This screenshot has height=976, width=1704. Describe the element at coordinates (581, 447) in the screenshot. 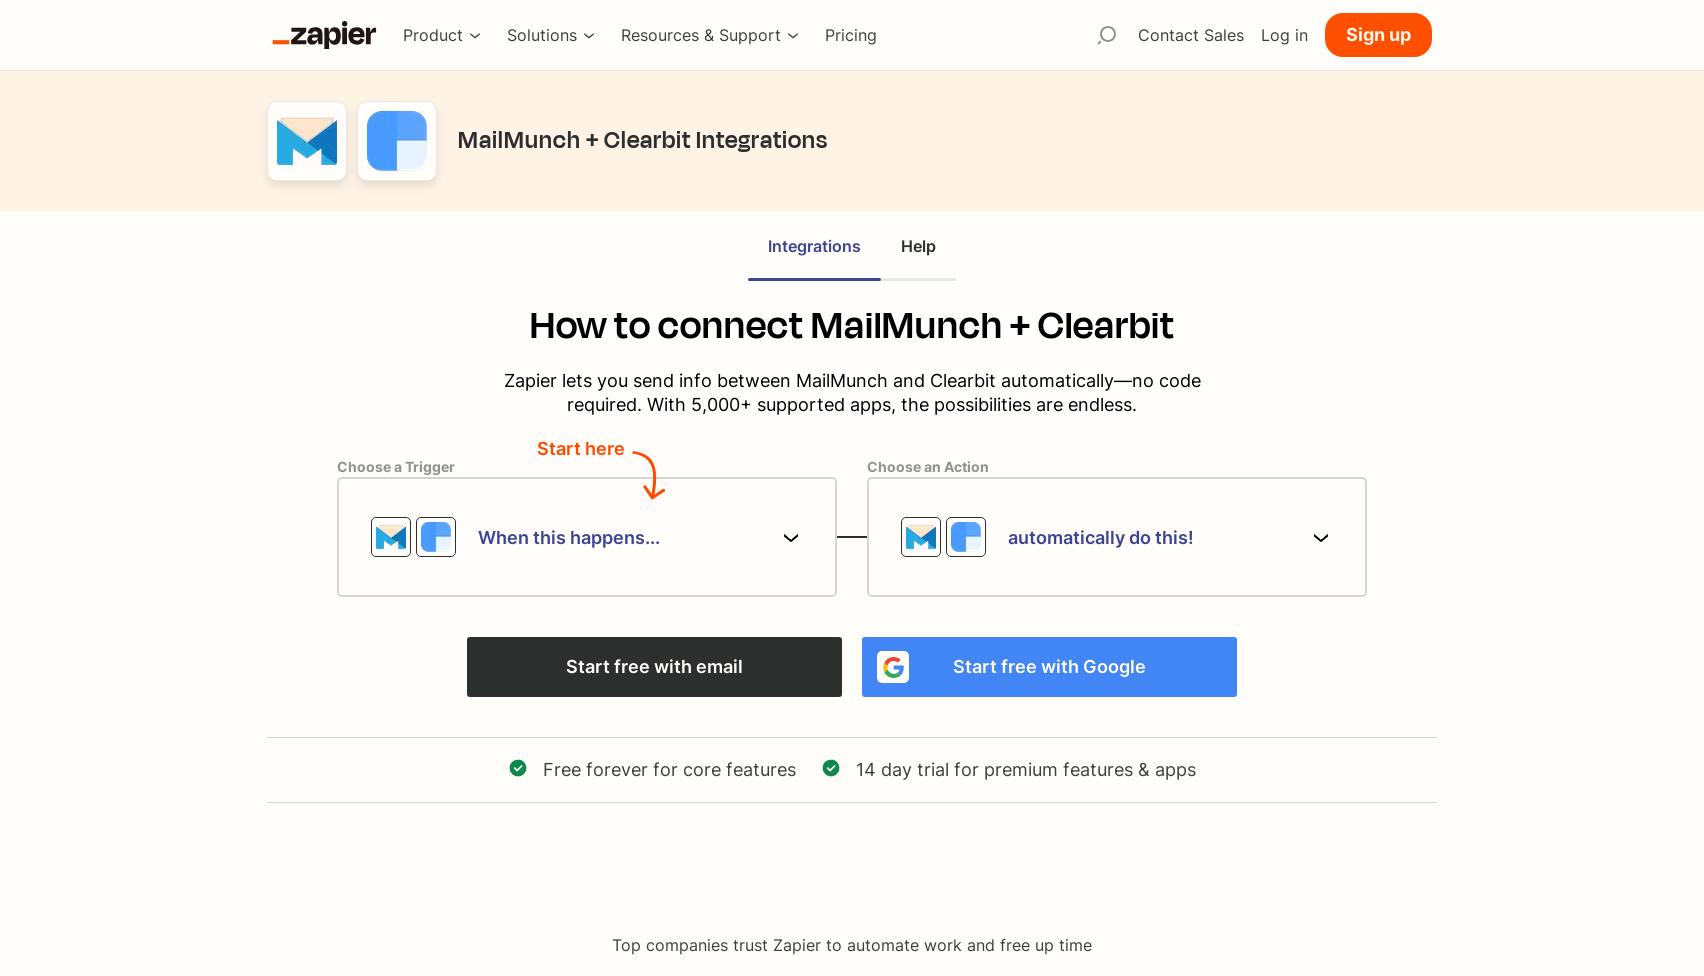

I see `'Start here'` at that location.